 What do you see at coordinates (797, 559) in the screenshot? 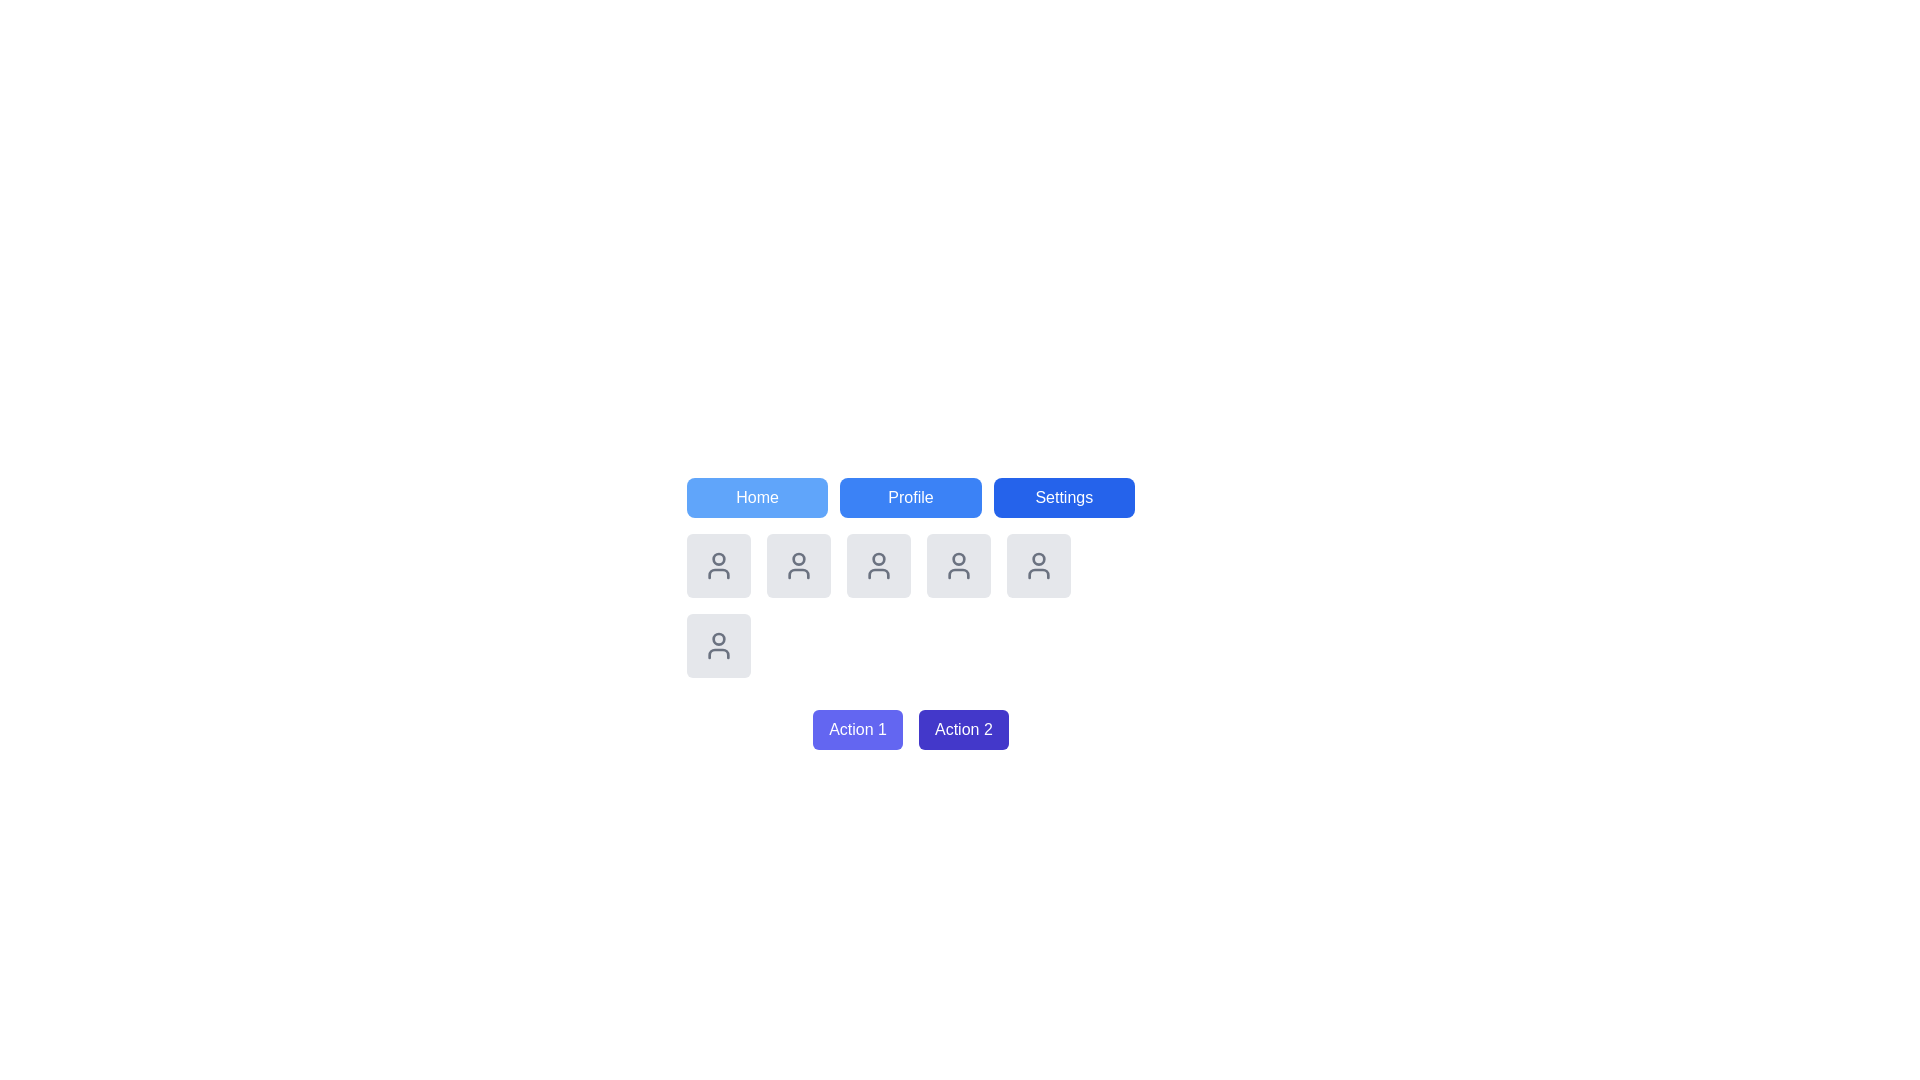
I see `the user profile icon, which is represented by a circle shape within an SVG graphic, located as the third icon in a horizontal set under the navigation bar` at bounding box center [797, 559].